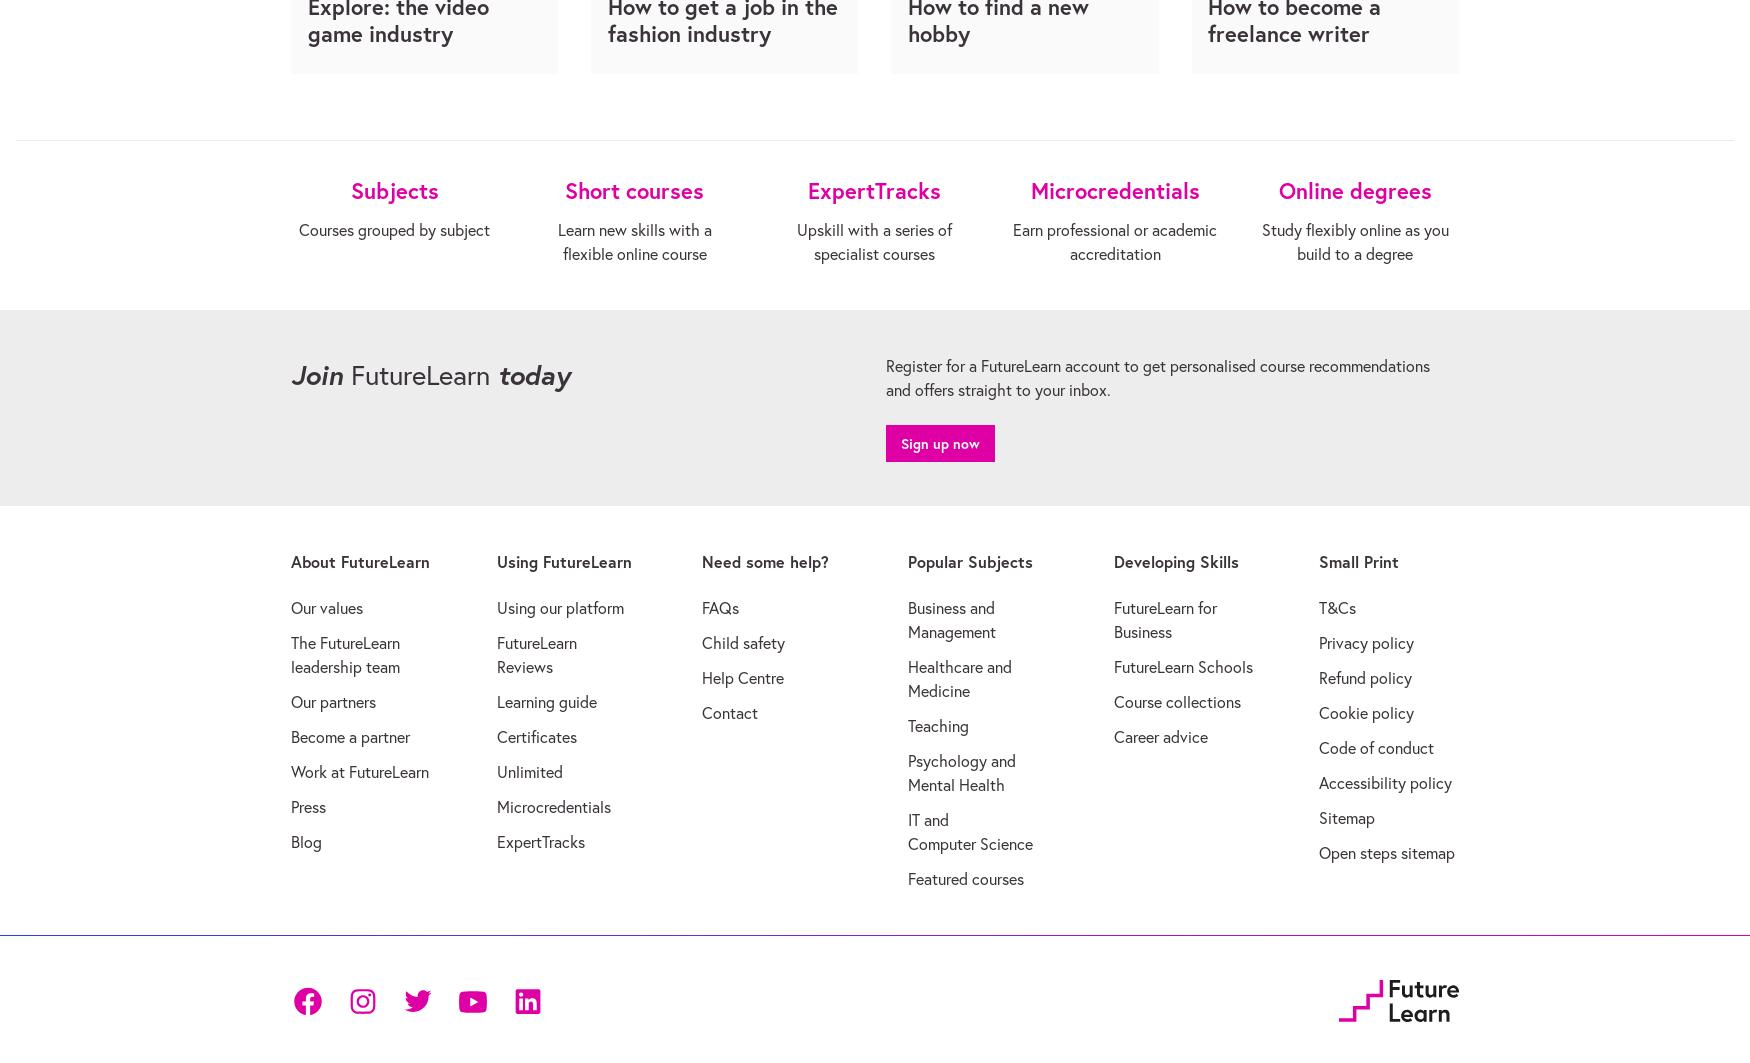 The width and height of the screenshot is (1750, 1063). I want to click on 'Our partners', so click(333, 700).